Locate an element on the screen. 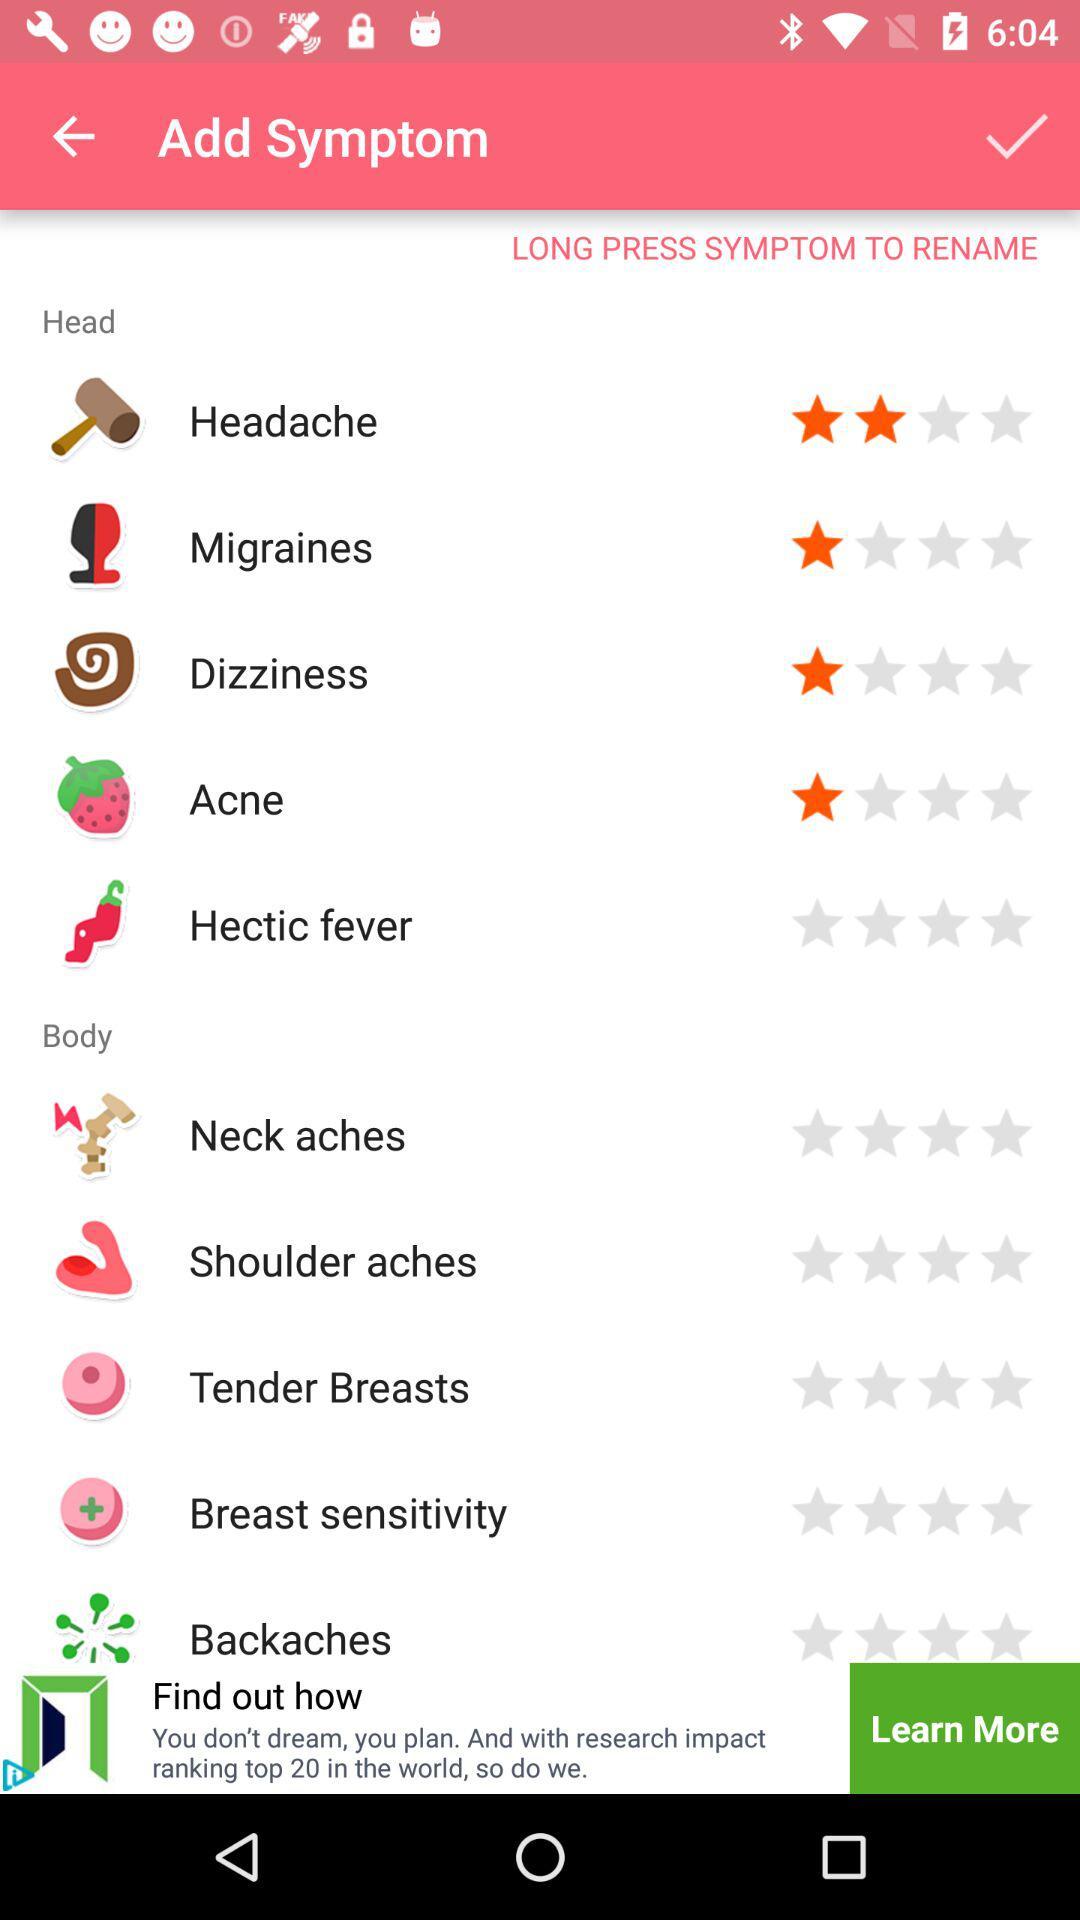 This screenshot has height=1920, width=1080. the item above the long press symptom is located at coordinates (1017, 135).